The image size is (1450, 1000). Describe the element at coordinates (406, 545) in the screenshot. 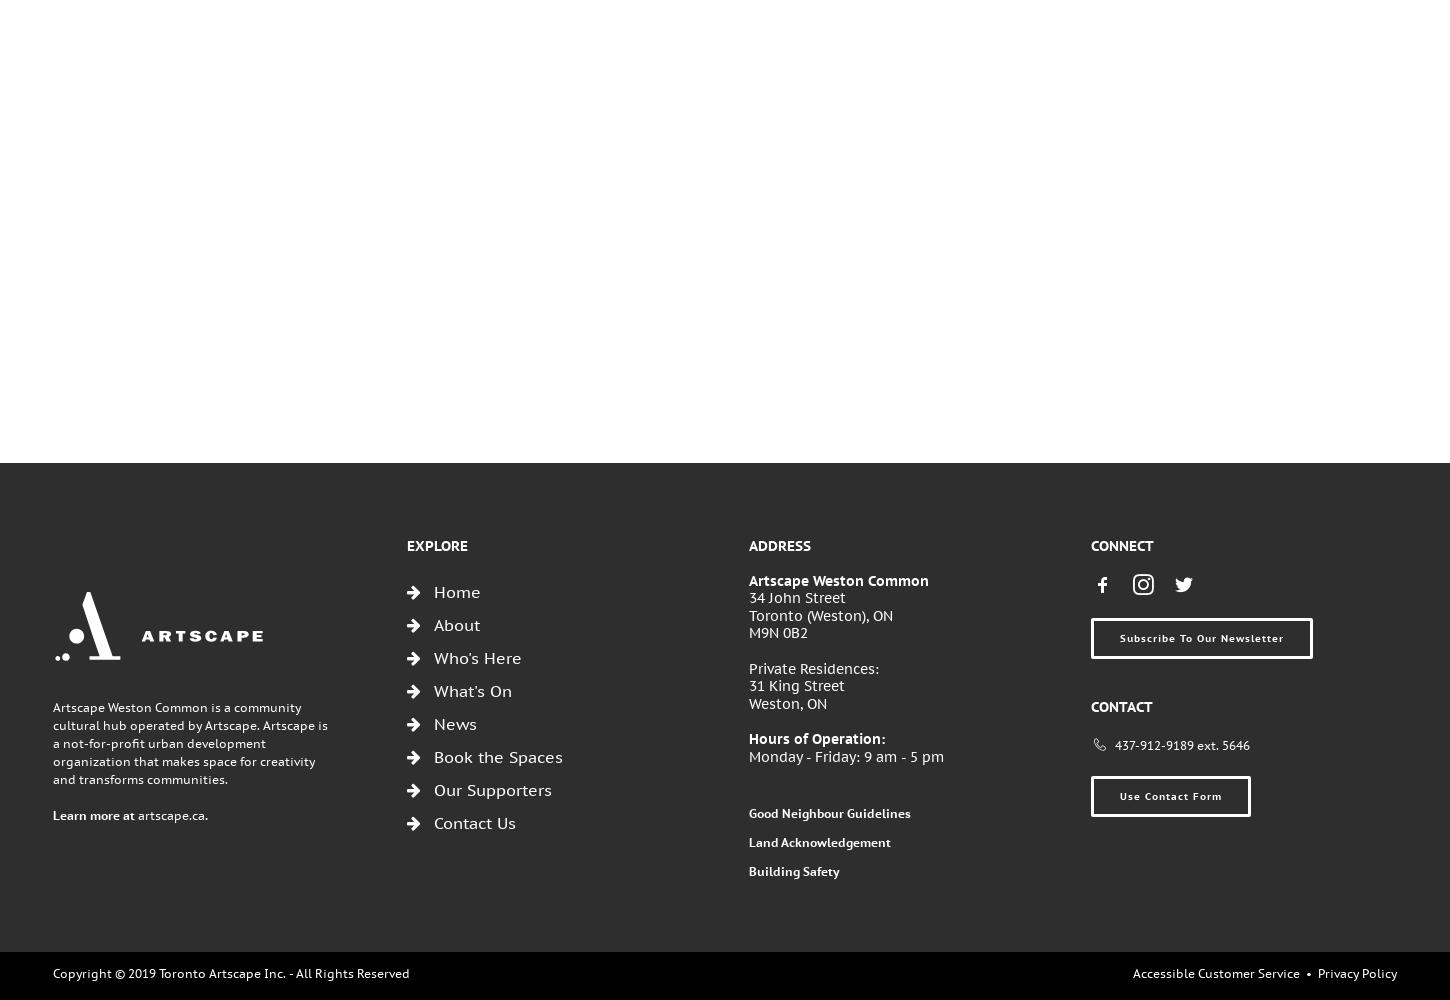

I see `'Explore'` at that location.